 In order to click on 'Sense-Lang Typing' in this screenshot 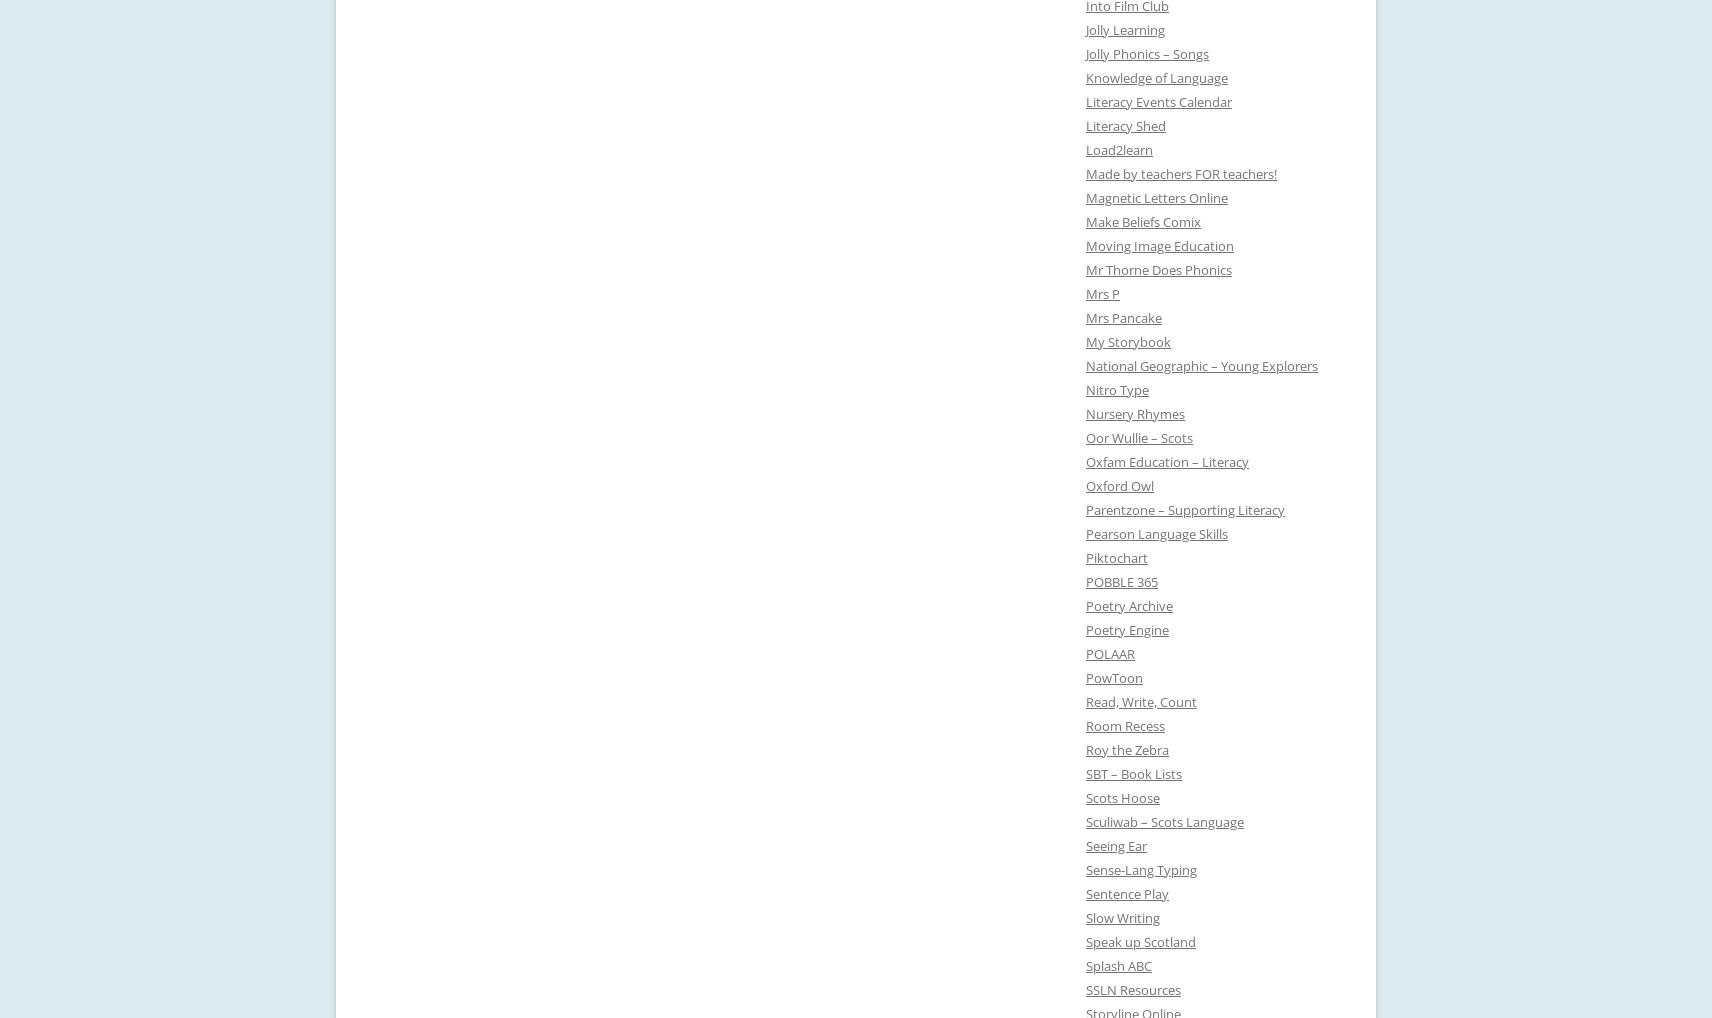, I will do `click(1141, 869)`.